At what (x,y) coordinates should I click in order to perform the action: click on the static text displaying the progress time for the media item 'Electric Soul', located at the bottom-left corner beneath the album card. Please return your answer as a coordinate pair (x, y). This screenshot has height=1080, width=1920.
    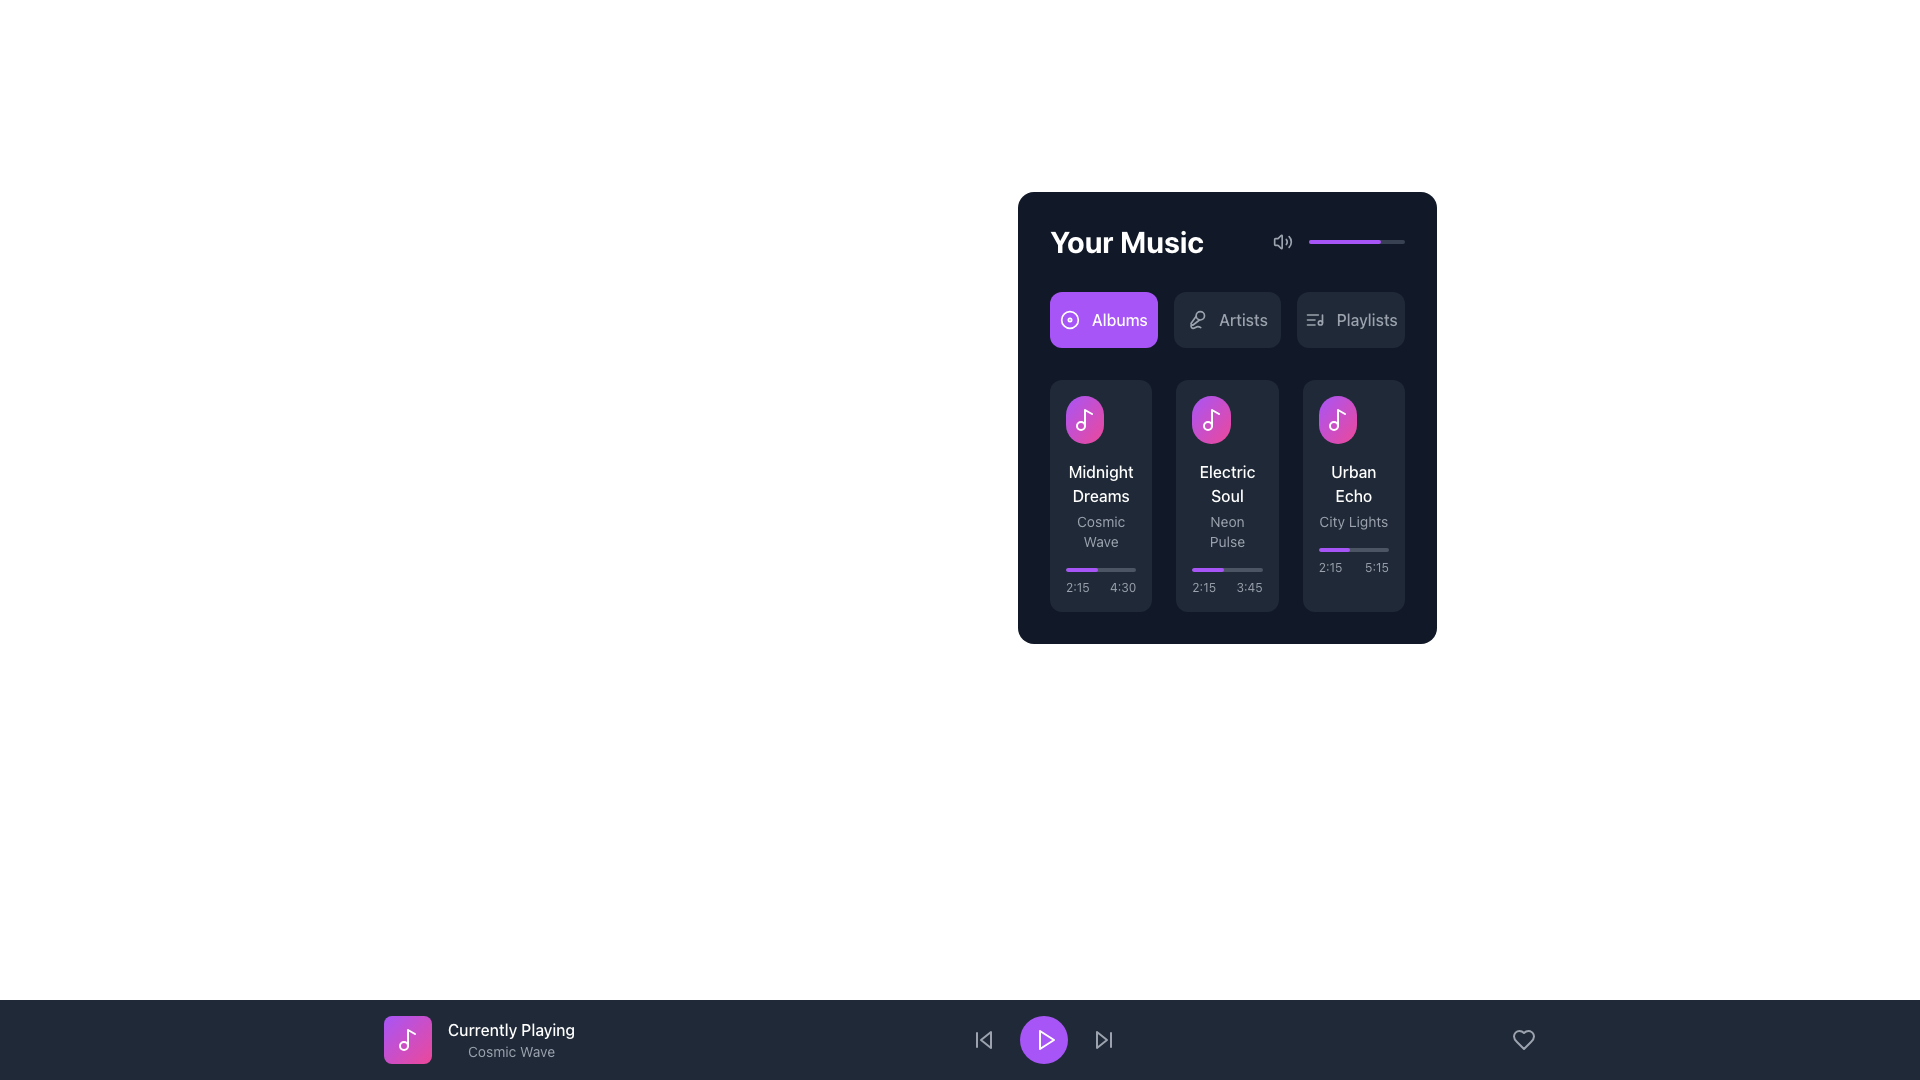
    Looking at the image, I should click on (1203, 586).